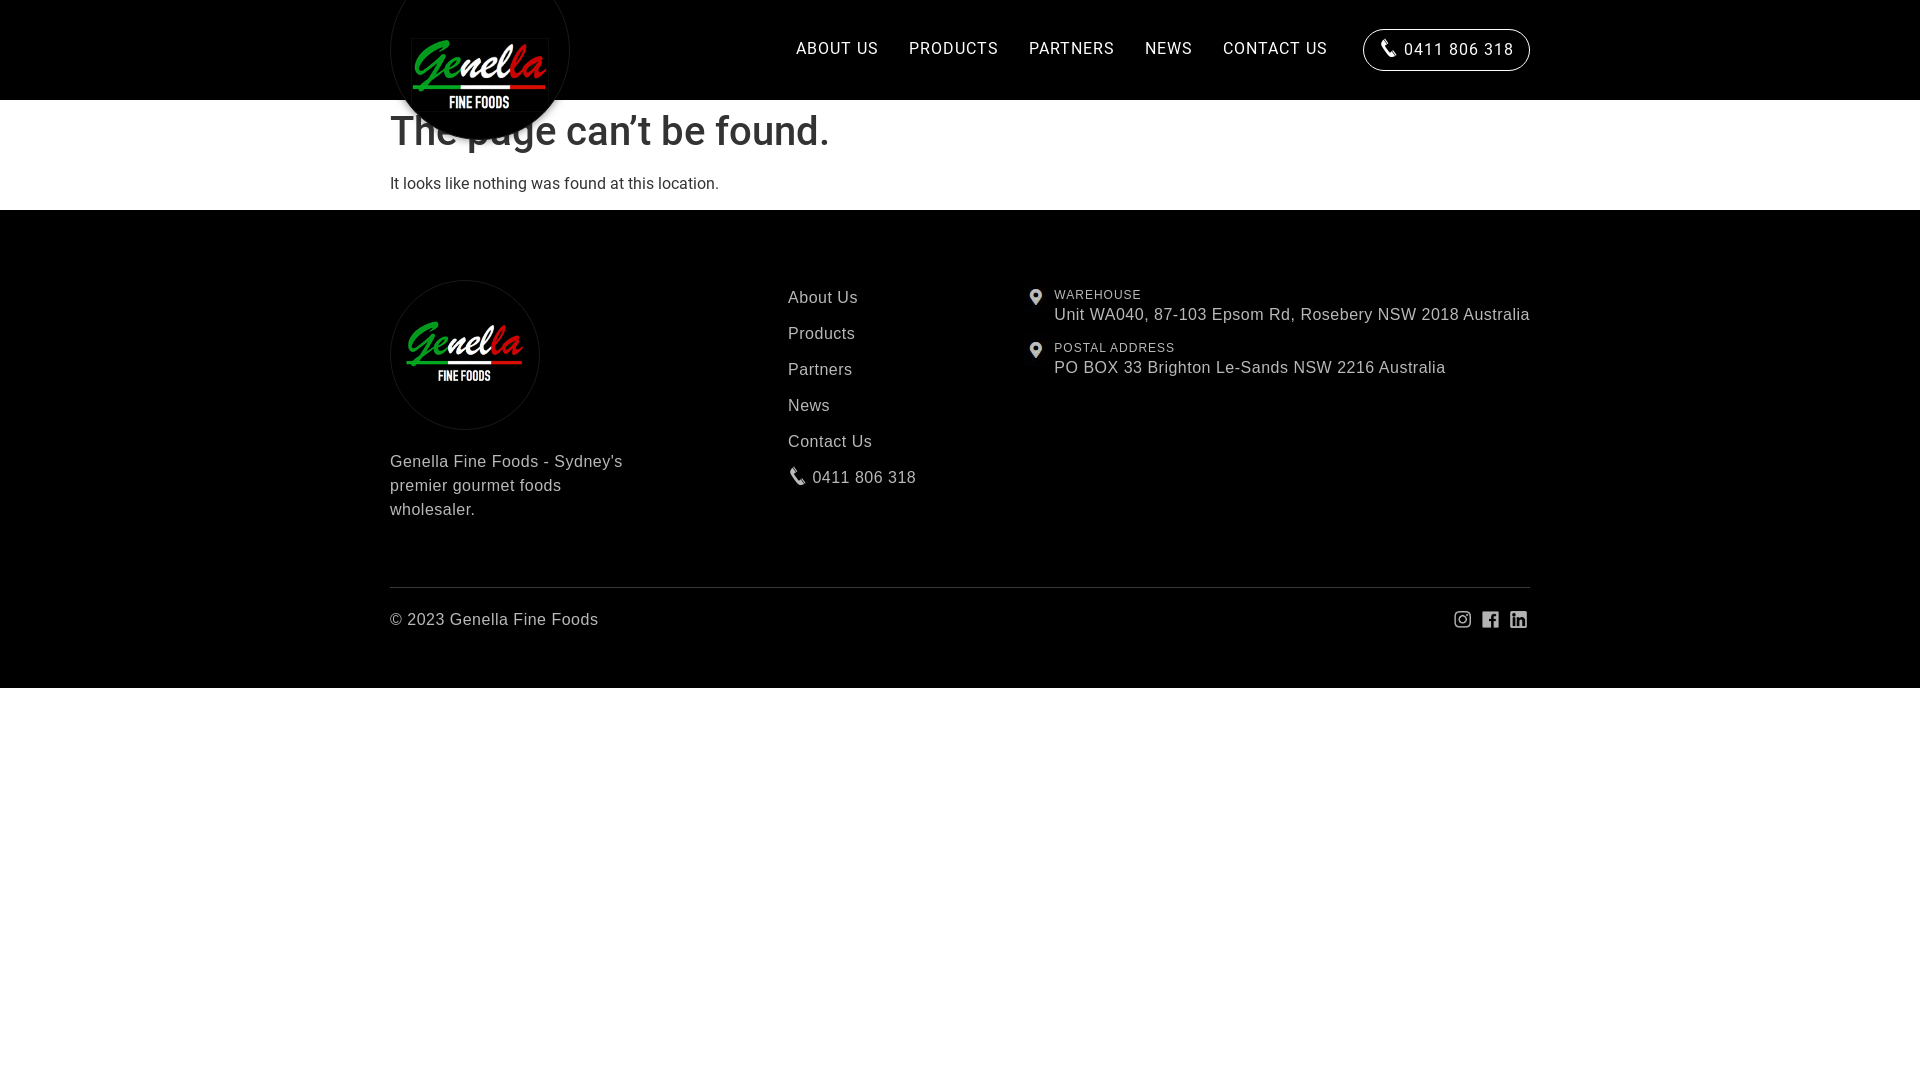  Describe the element at coordinates (851, 441) in the screenshot. I see `'Contact Us'` at that location.